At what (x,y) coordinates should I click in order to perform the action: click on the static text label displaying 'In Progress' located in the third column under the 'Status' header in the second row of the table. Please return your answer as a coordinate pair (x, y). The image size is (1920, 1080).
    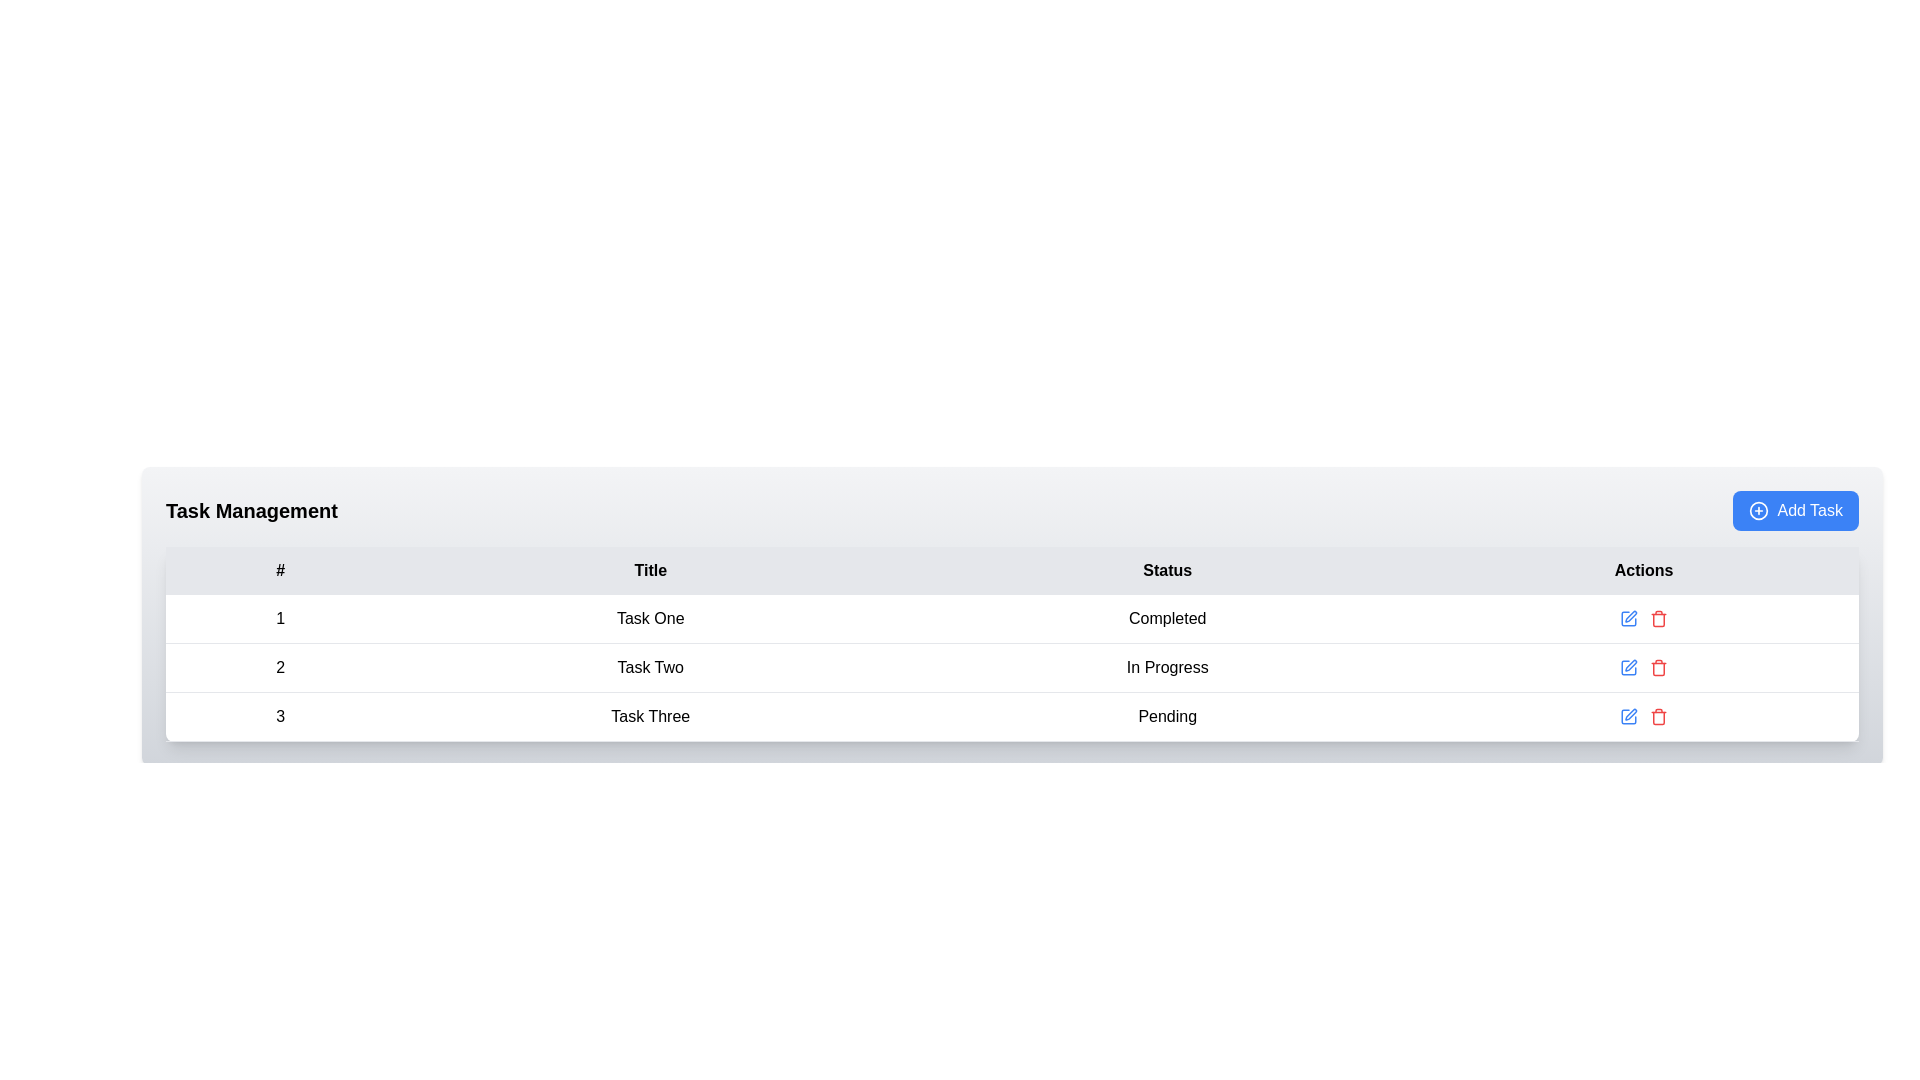
    Looking at the image, I should click on (1167, 667).